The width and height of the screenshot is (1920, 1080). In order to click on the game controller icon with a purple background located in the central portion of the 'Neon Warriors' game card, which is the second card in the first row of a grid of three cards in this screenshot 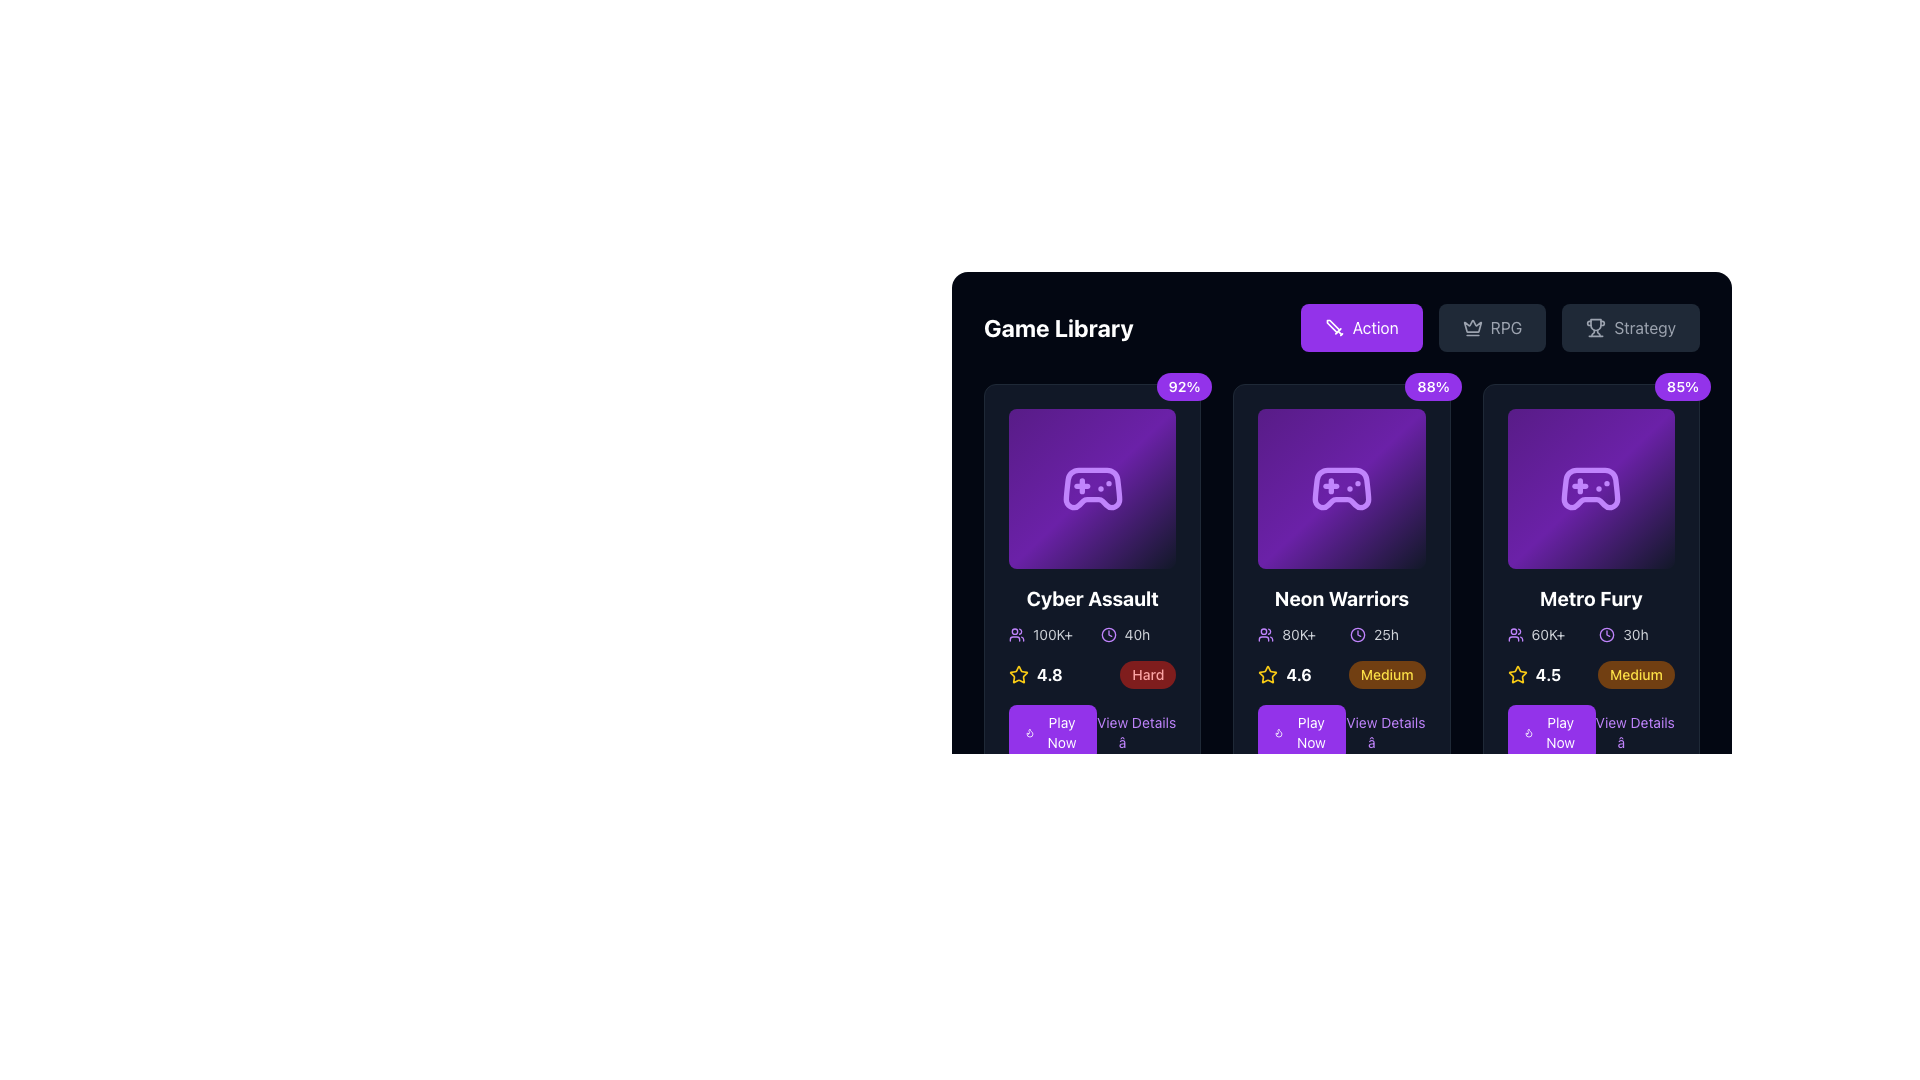, I will do `click(1341, 489)`.